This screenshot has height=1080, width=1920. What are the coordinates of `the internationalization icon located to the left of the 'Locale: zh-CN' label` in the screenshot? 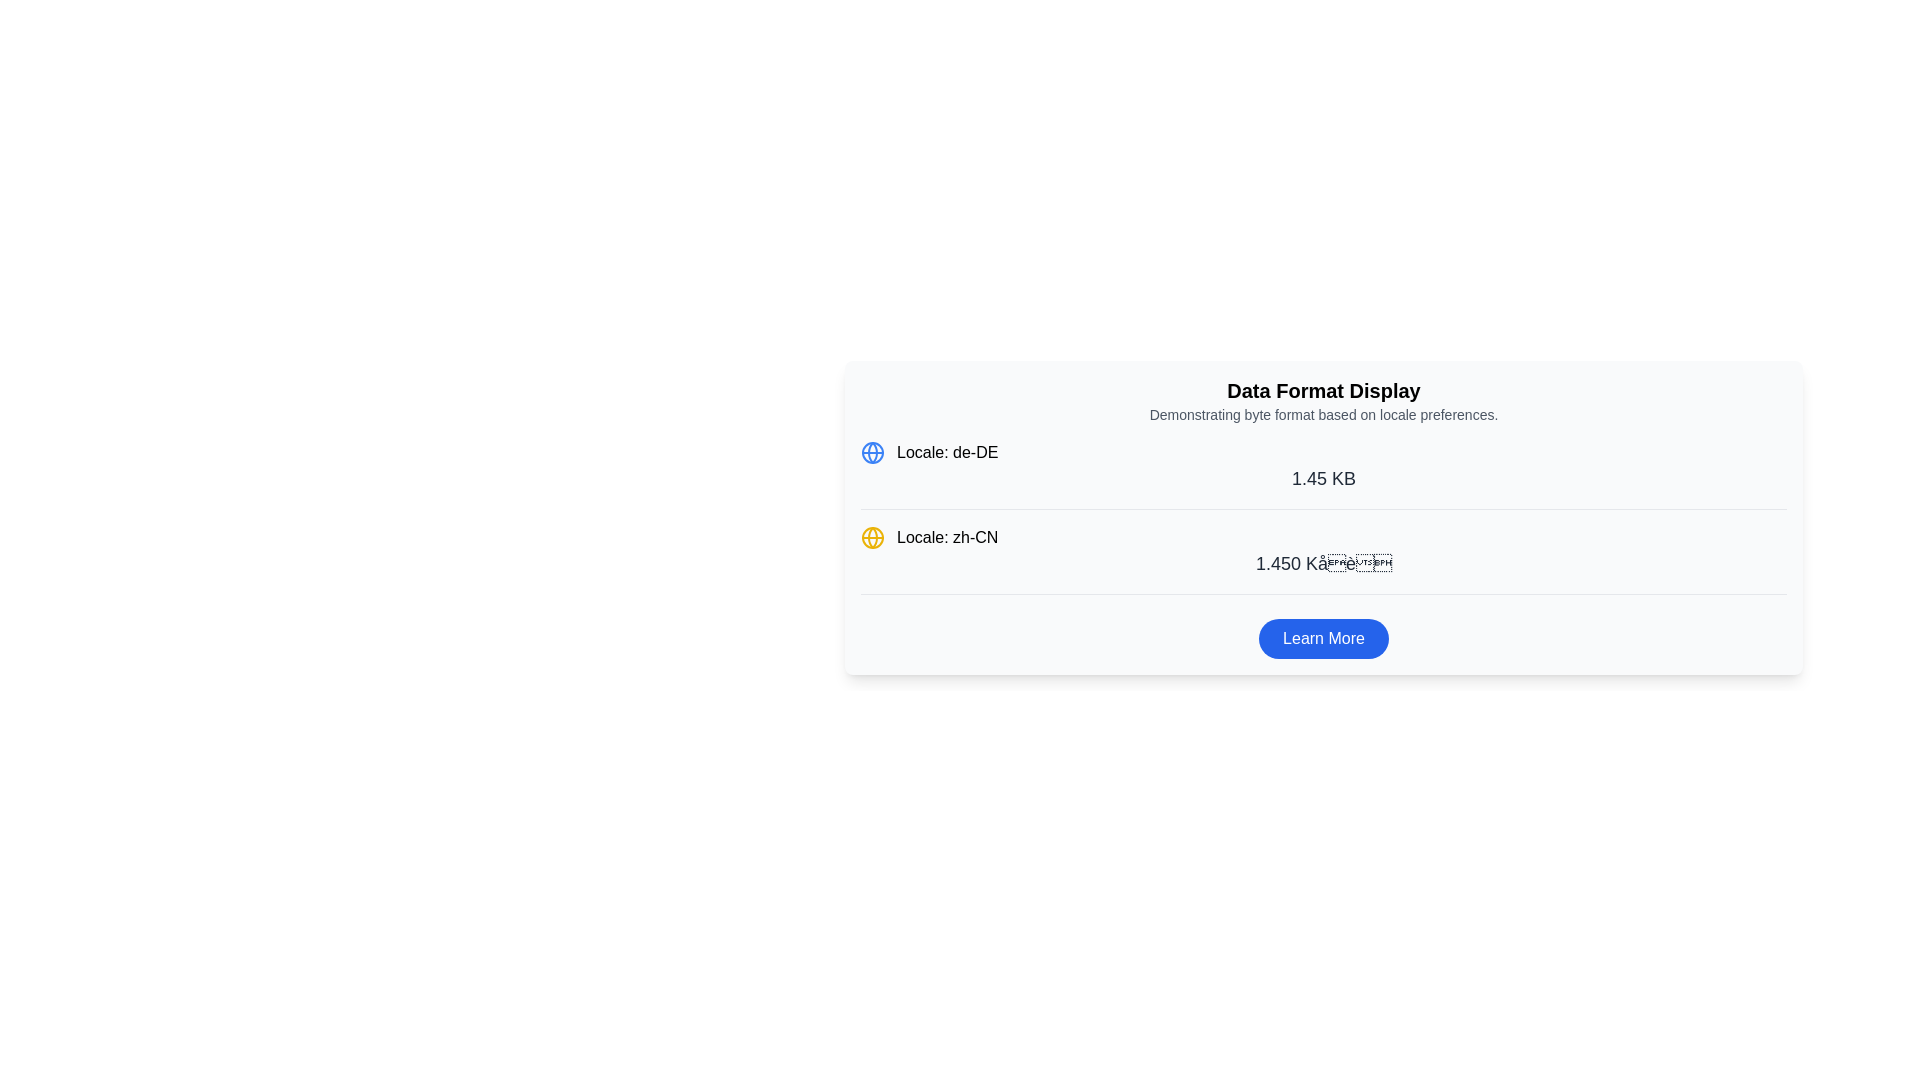 It's located at (873, 536).